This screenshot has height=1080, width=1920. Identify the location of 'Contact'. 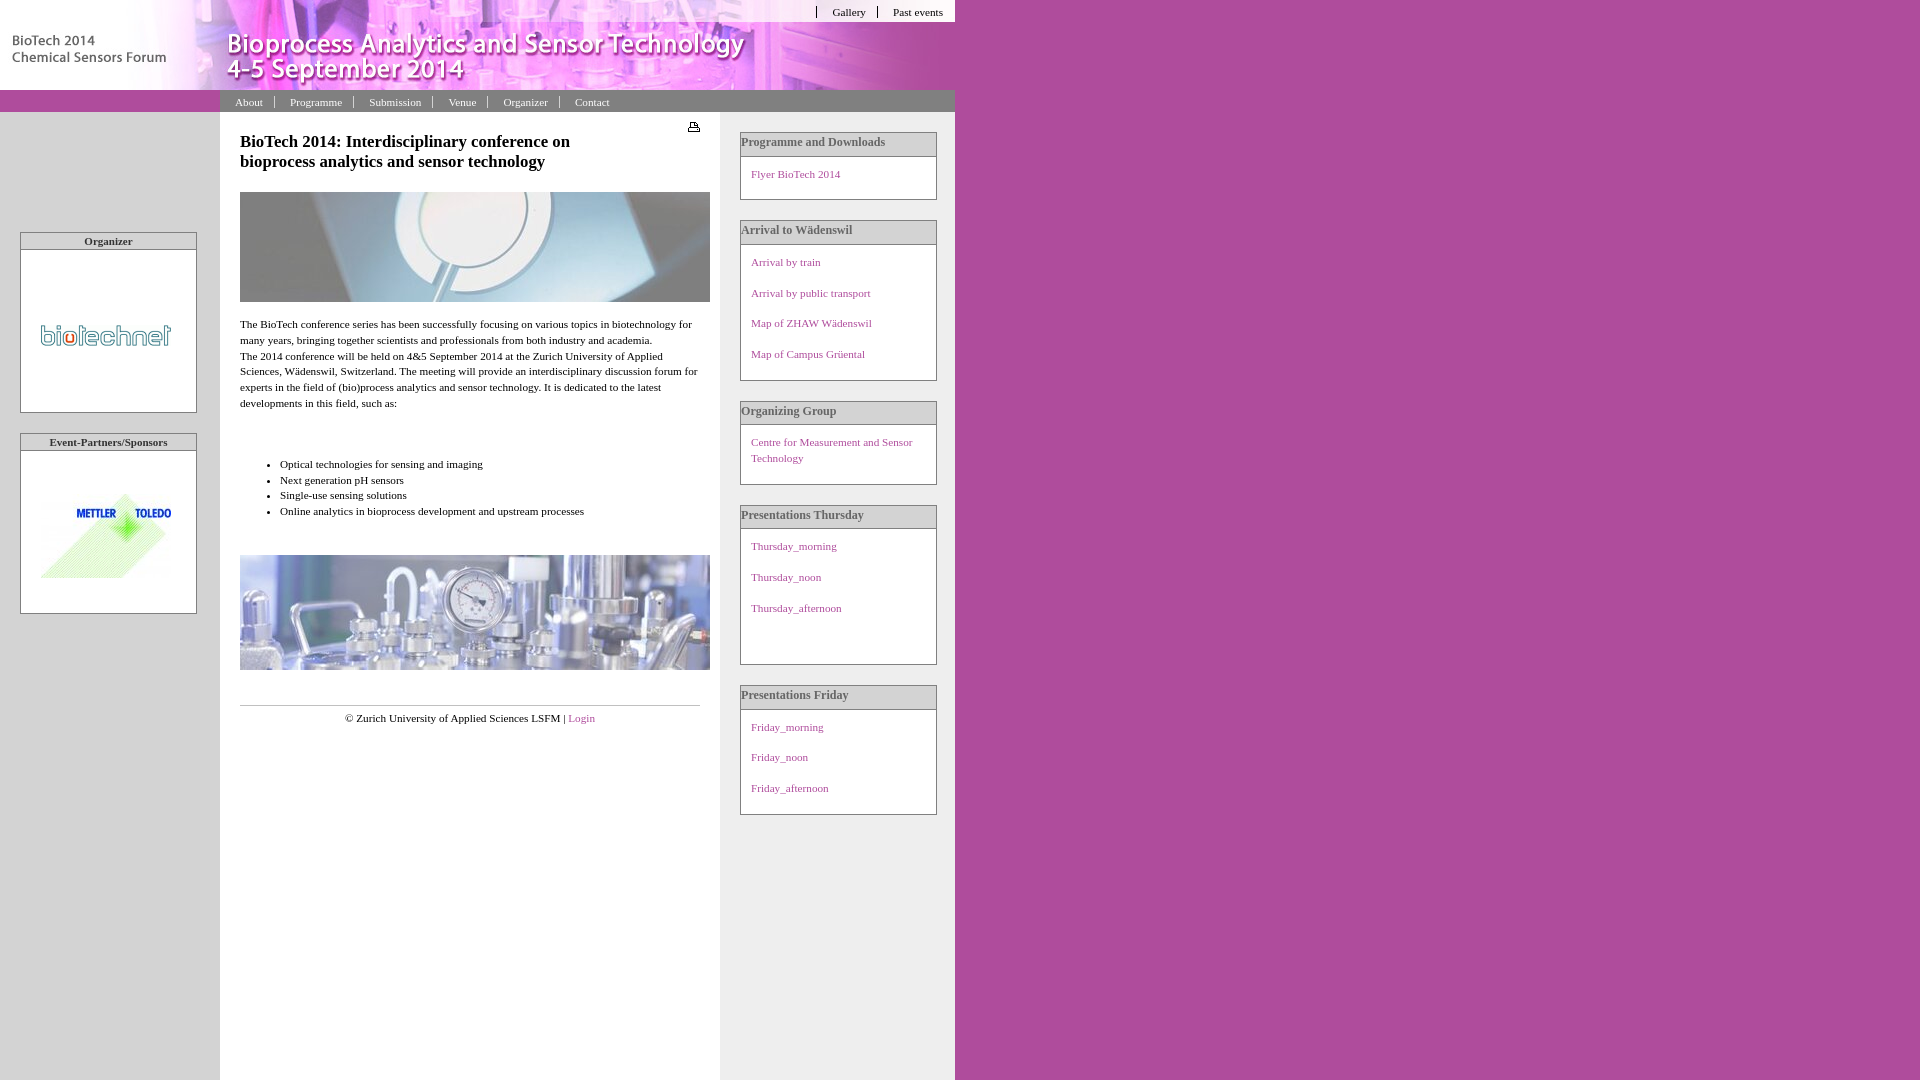
(587, 101).